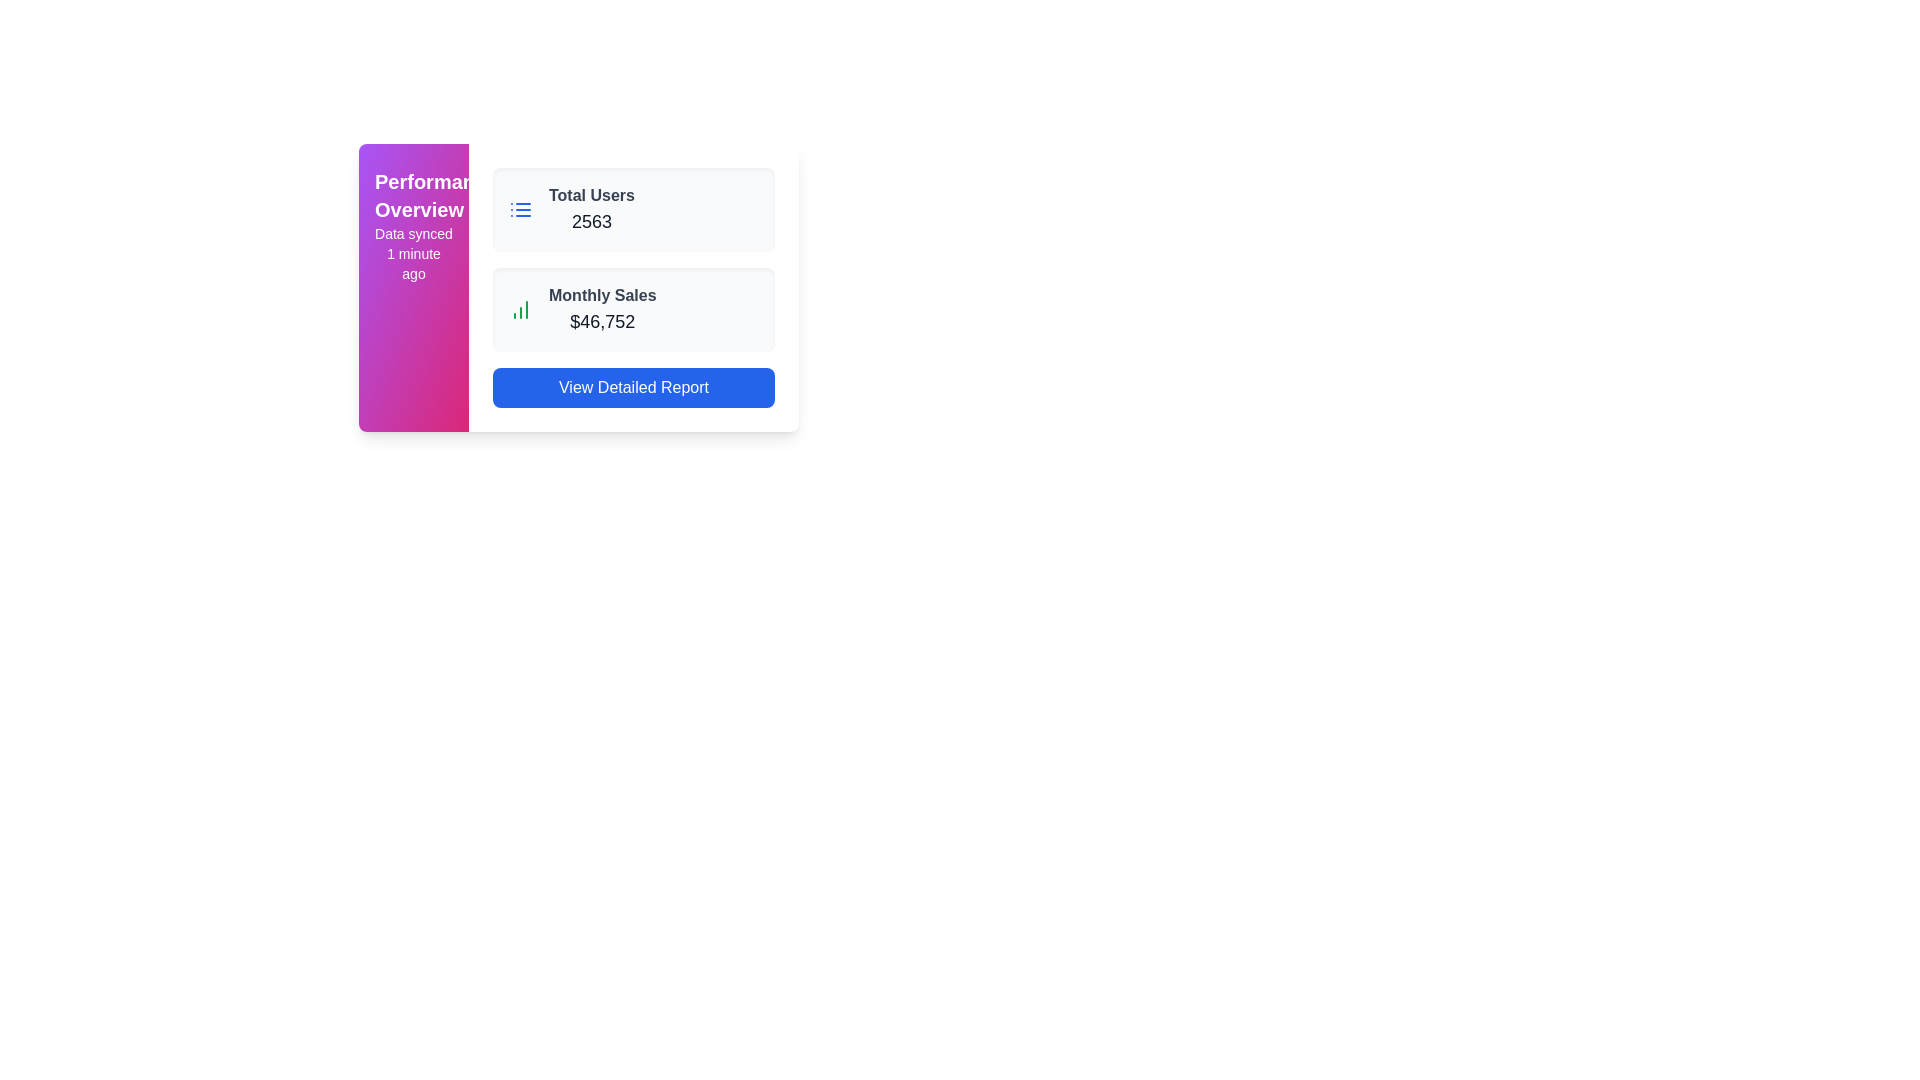 Image resolution: width=1920 pixels, height=1080 pixels. Describe the element at coordinates (521, 209) in the screenshot. I see `the small rectangular icon resembling a list, which is blue-colored and positioned to the left of the 'Total Users' label within a card-like component` at that location.